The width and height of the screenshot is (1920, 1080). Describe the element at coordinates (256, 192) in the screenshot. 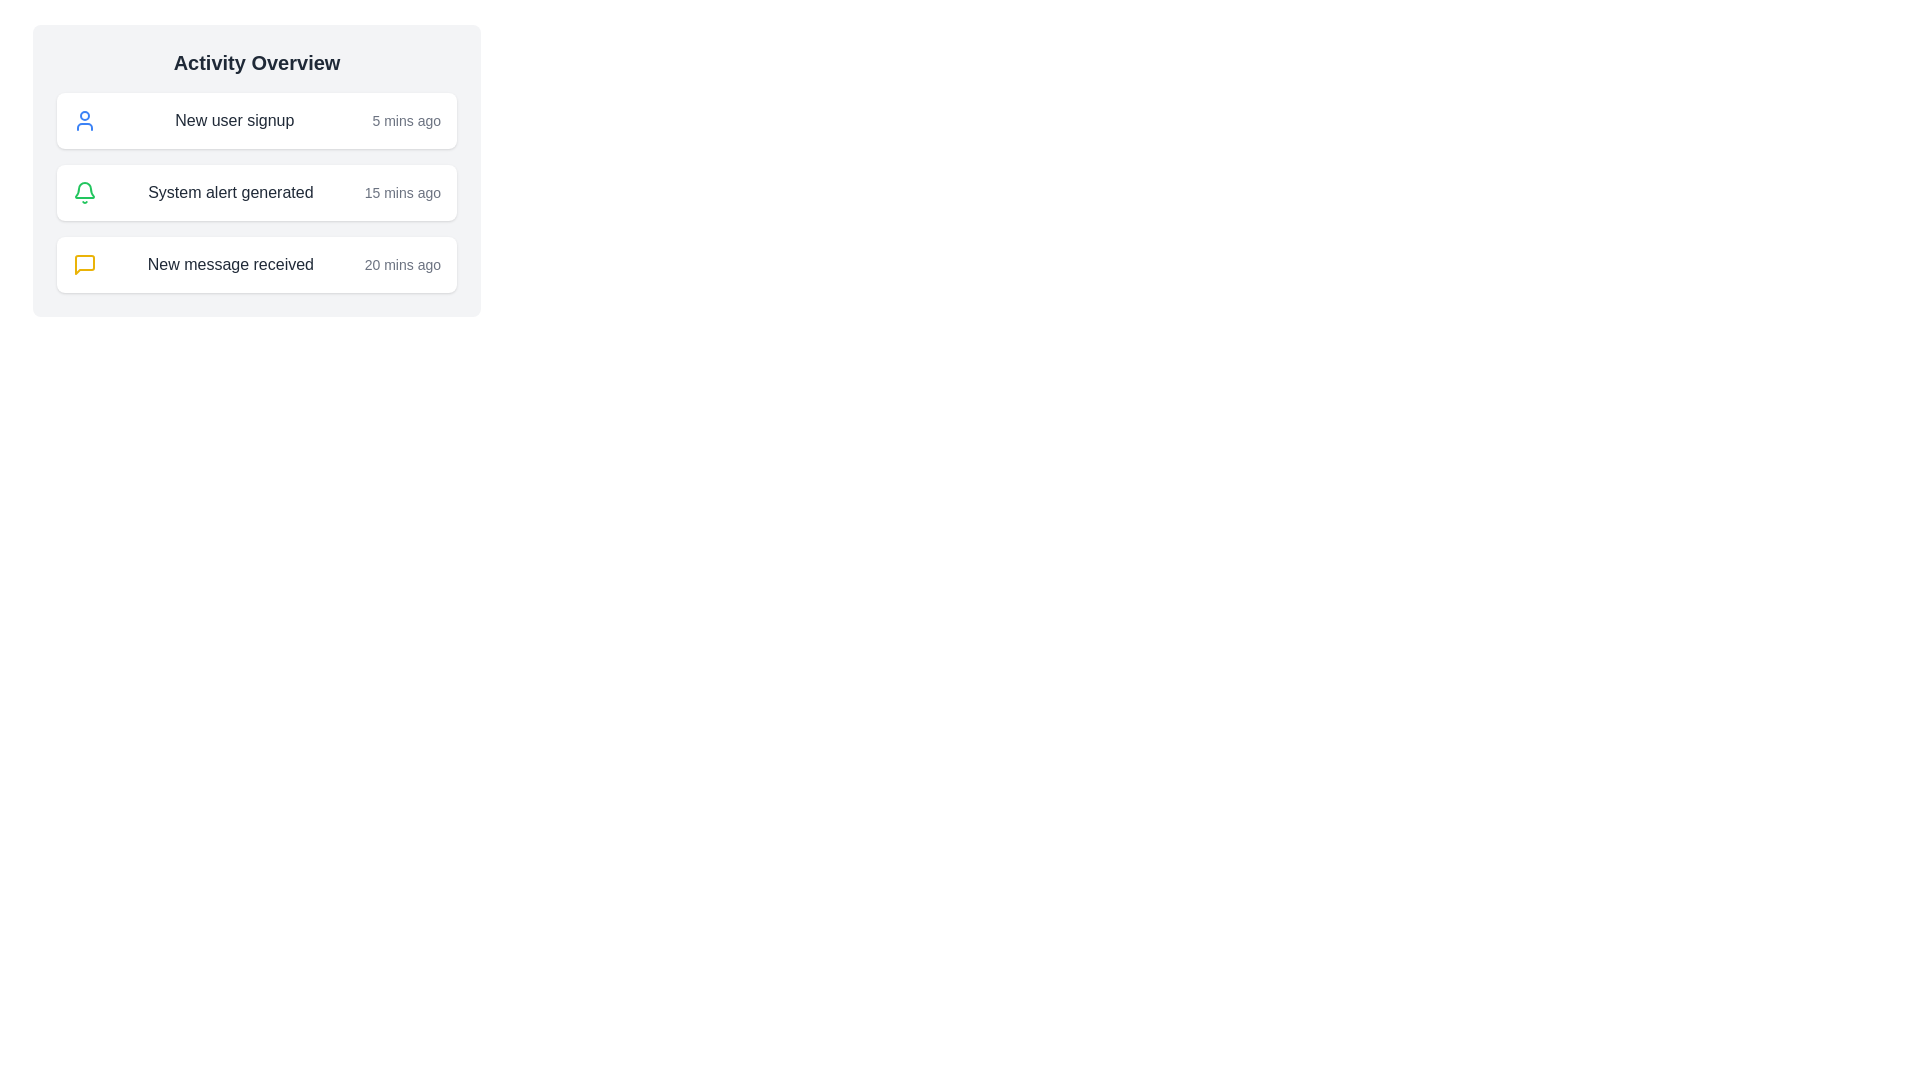

I see `the notification entry box displaying a bell icon with the text 'System alert generated' and a timestamp '15 mins ago'` at that location.